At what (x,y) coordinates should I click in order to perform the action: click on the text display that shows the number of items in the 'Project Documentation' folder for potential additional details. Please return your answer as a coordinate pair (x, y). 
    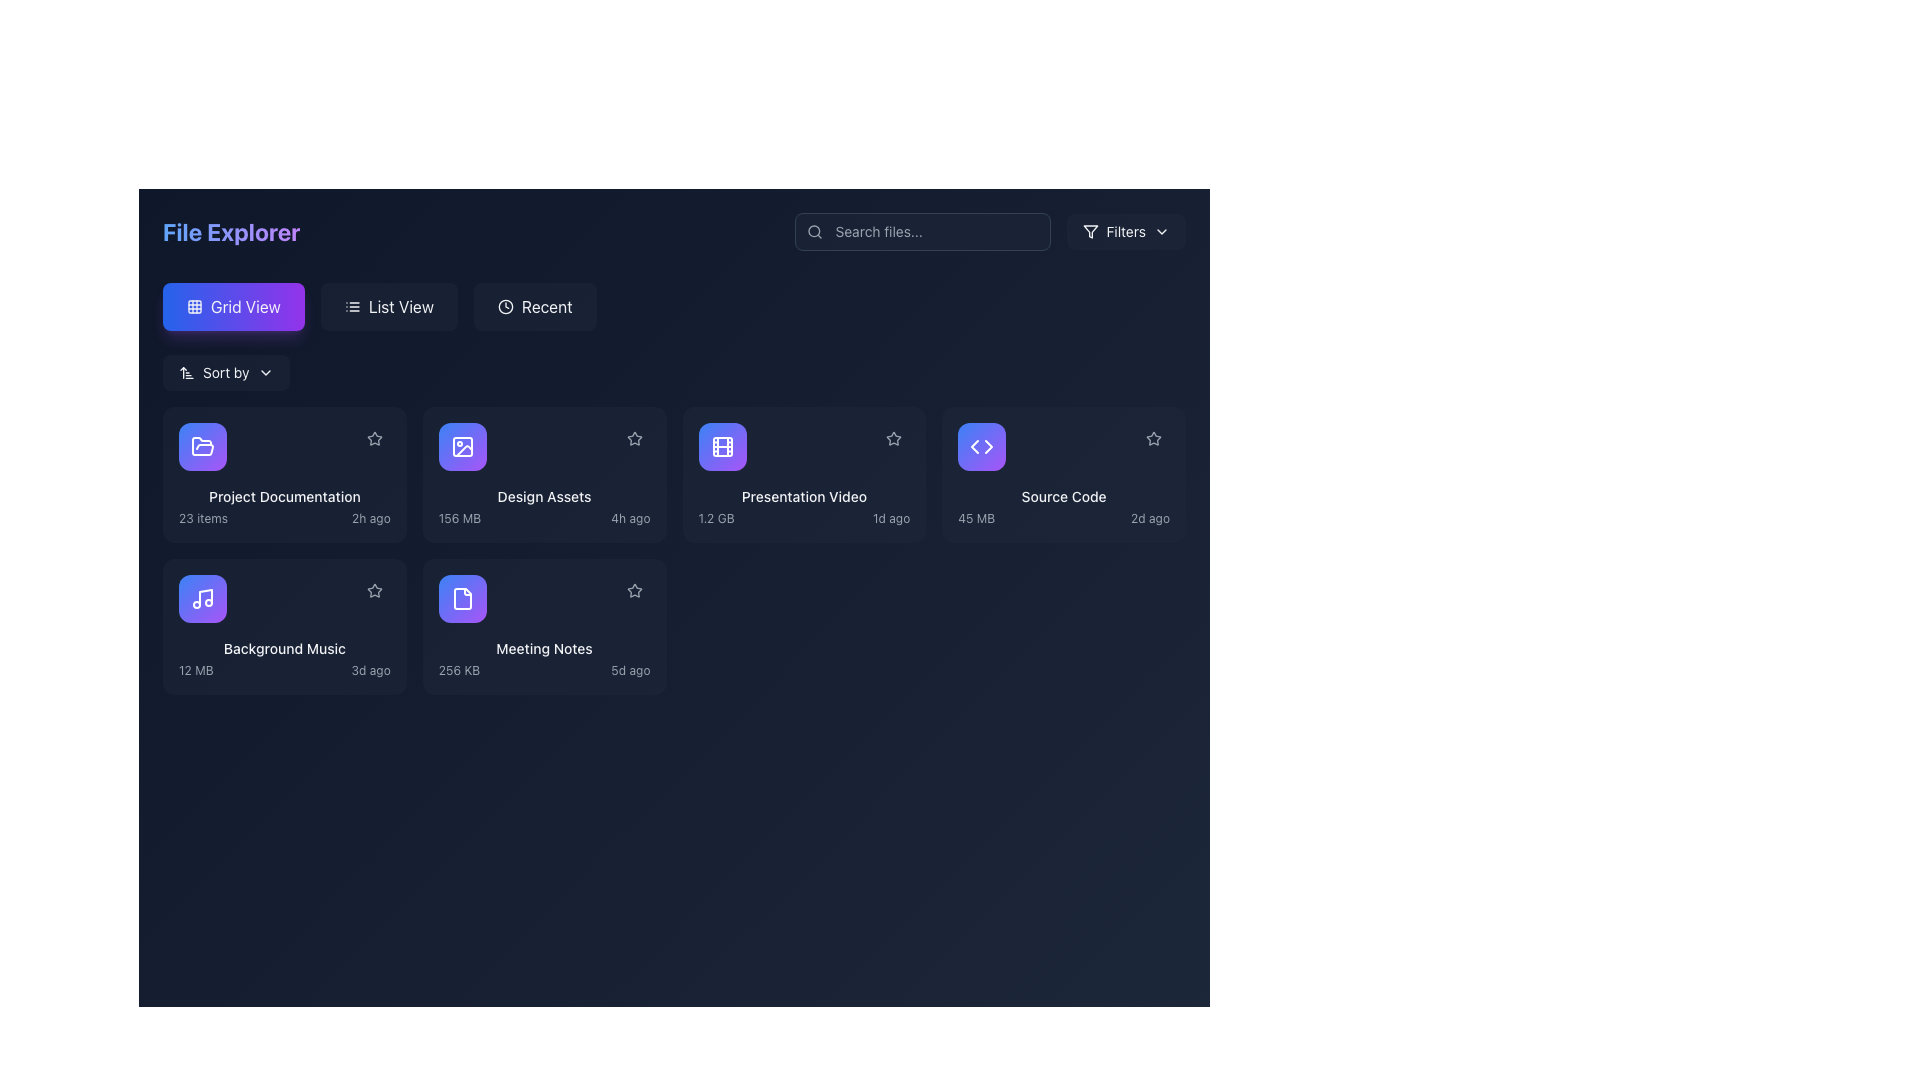
    Looking at the image, I should click on (203, 518).